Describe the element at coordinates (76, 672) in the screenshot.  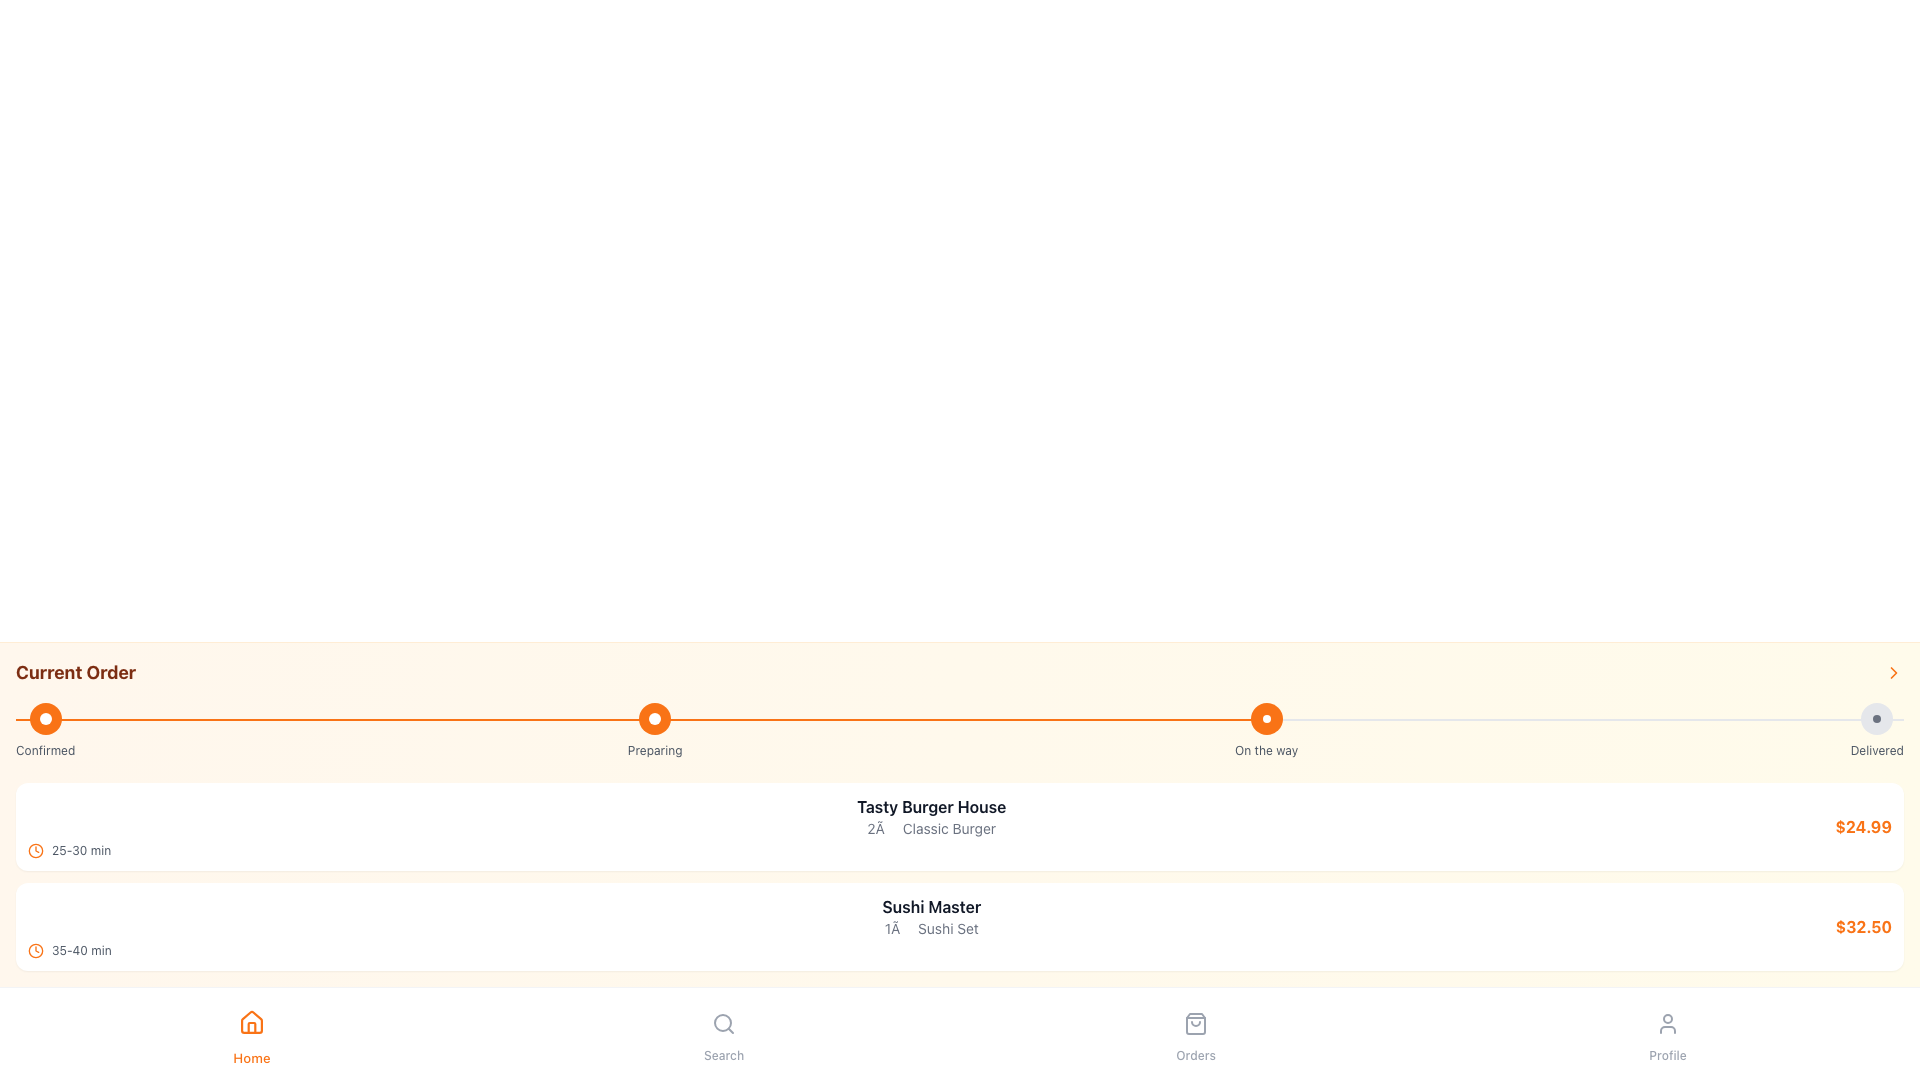
I see `the 'Current Order' text label, which is styled in bold orange text and is located on the left side of the interface in the header area` at that location.